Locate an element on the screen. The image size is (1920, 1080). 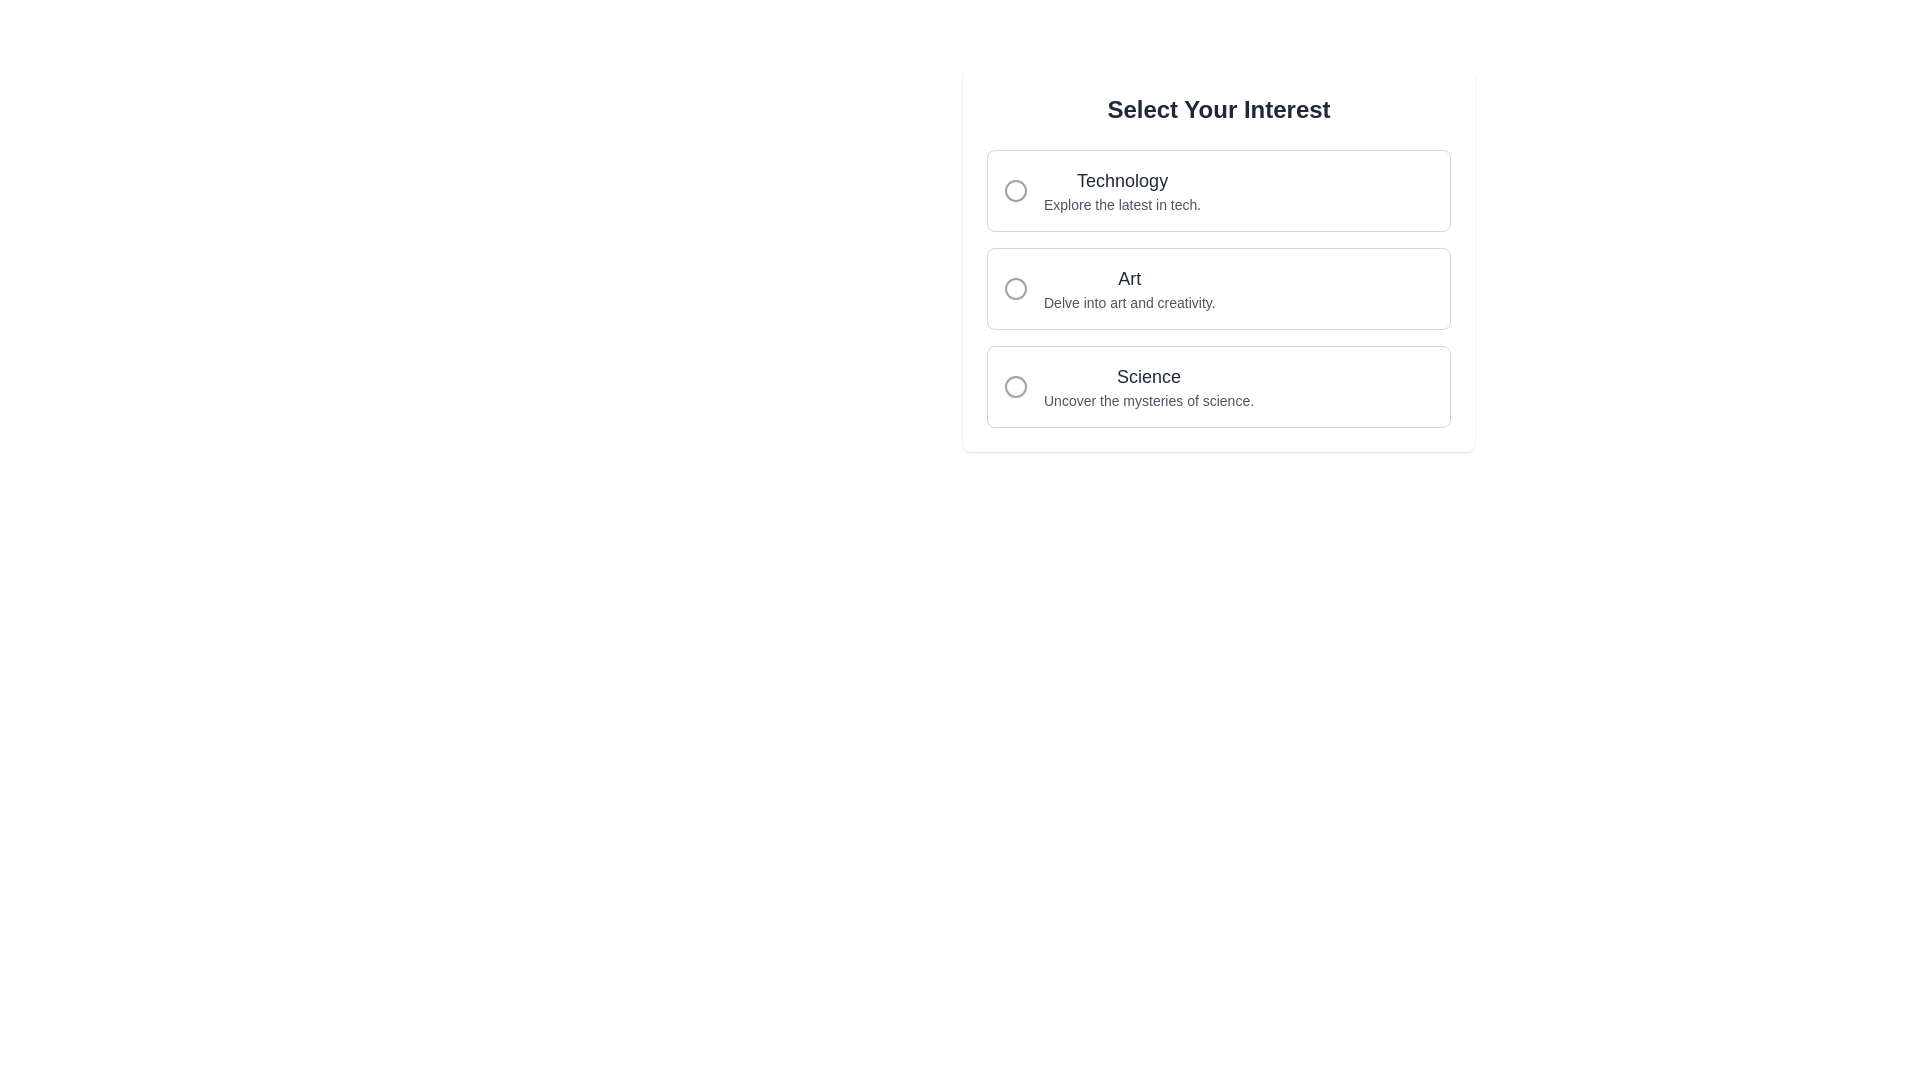
the unselected radio button for the 'Art' option, which is a circular outline with a diameter of approximately 20 pixels, rendered in gray color, located adjacent to the 'Art' choice in a vertical list of options is located at coordinates (1016, 289).